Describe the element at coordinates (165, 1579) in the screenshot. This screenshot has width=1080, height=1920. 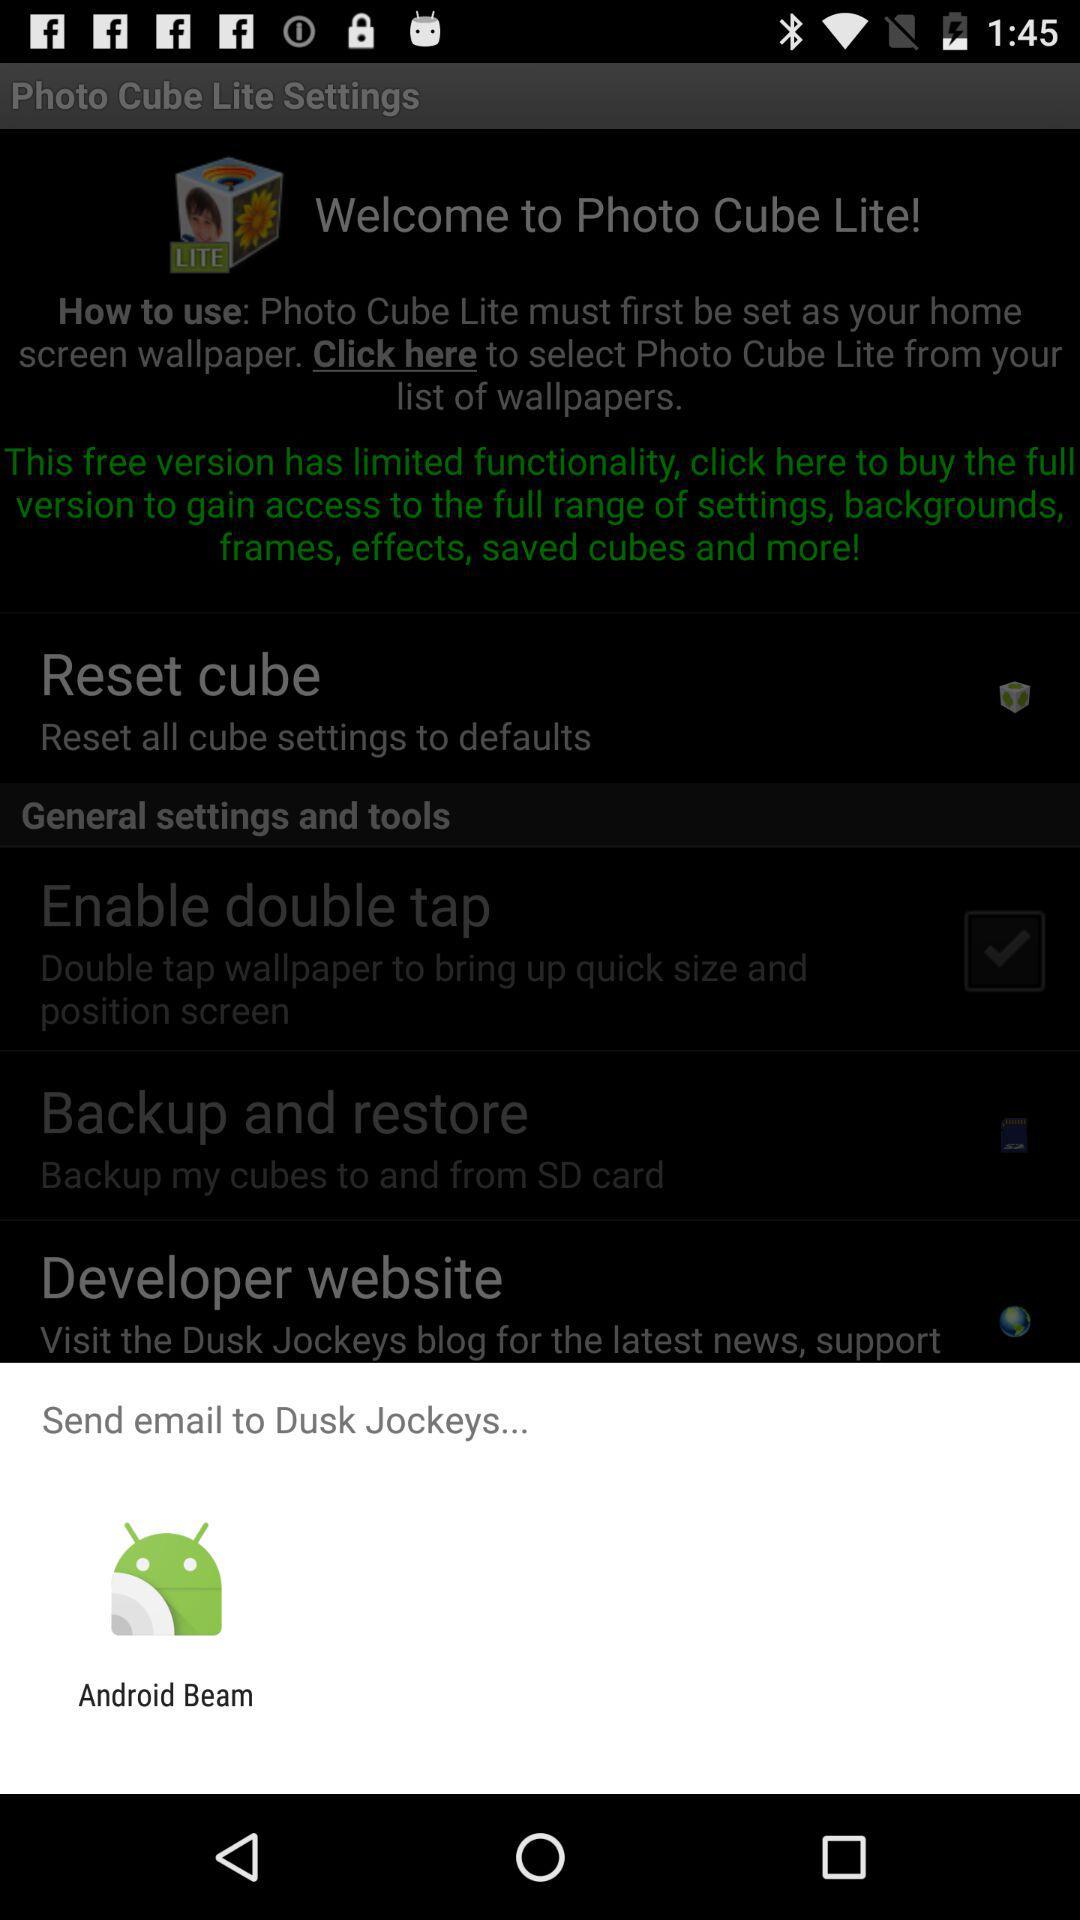
I see `the app above android beam app` at that location.